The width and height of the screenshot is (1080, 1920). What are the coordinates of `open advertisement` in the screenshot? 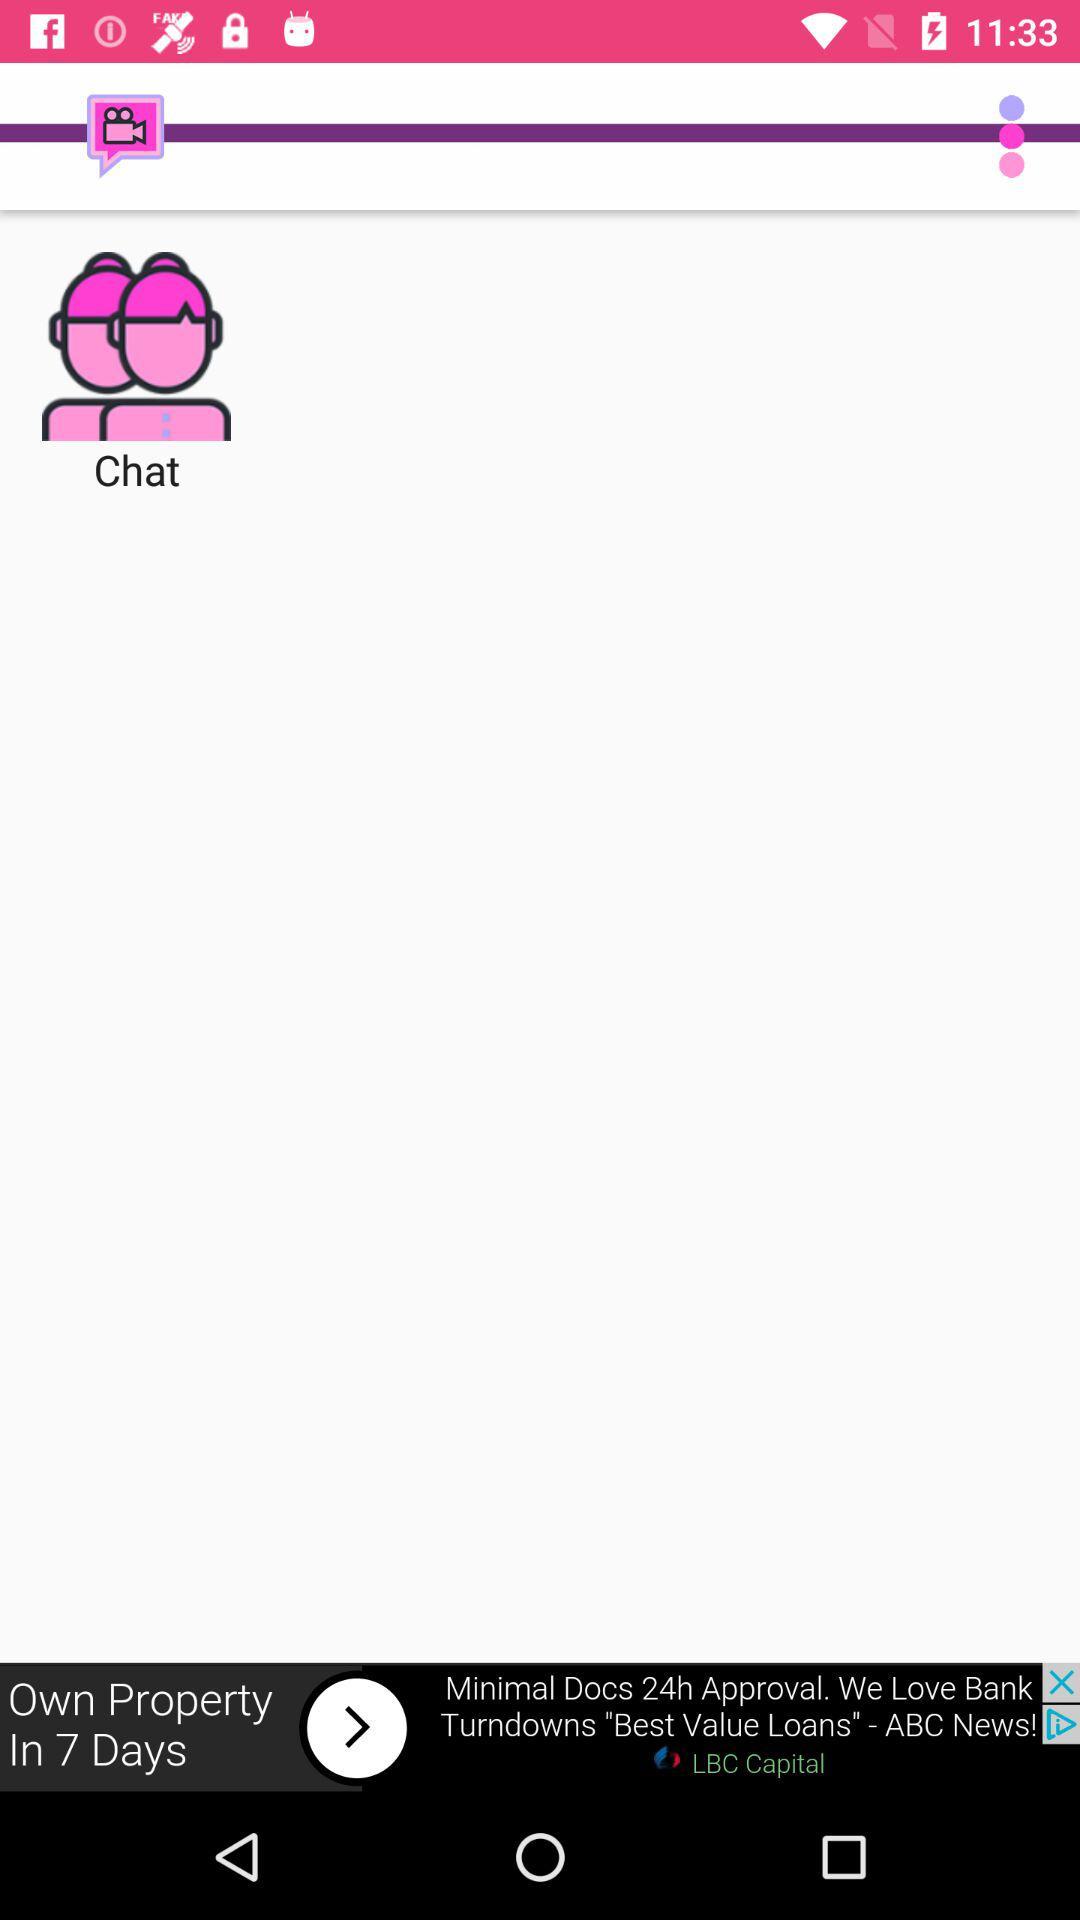 It's located at (540, 1727).